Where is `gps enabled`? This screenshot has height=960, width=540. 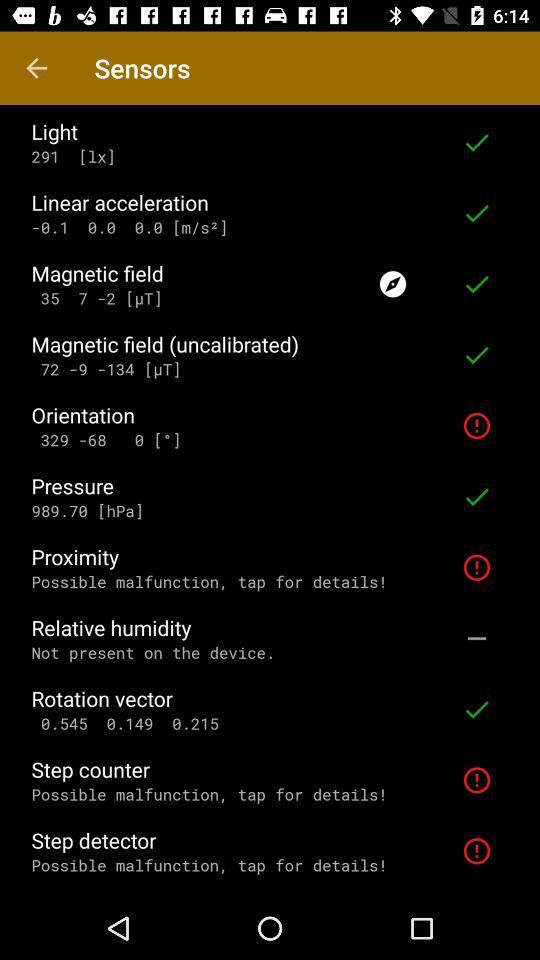
gps enabled is located at coordinates (393, 283).